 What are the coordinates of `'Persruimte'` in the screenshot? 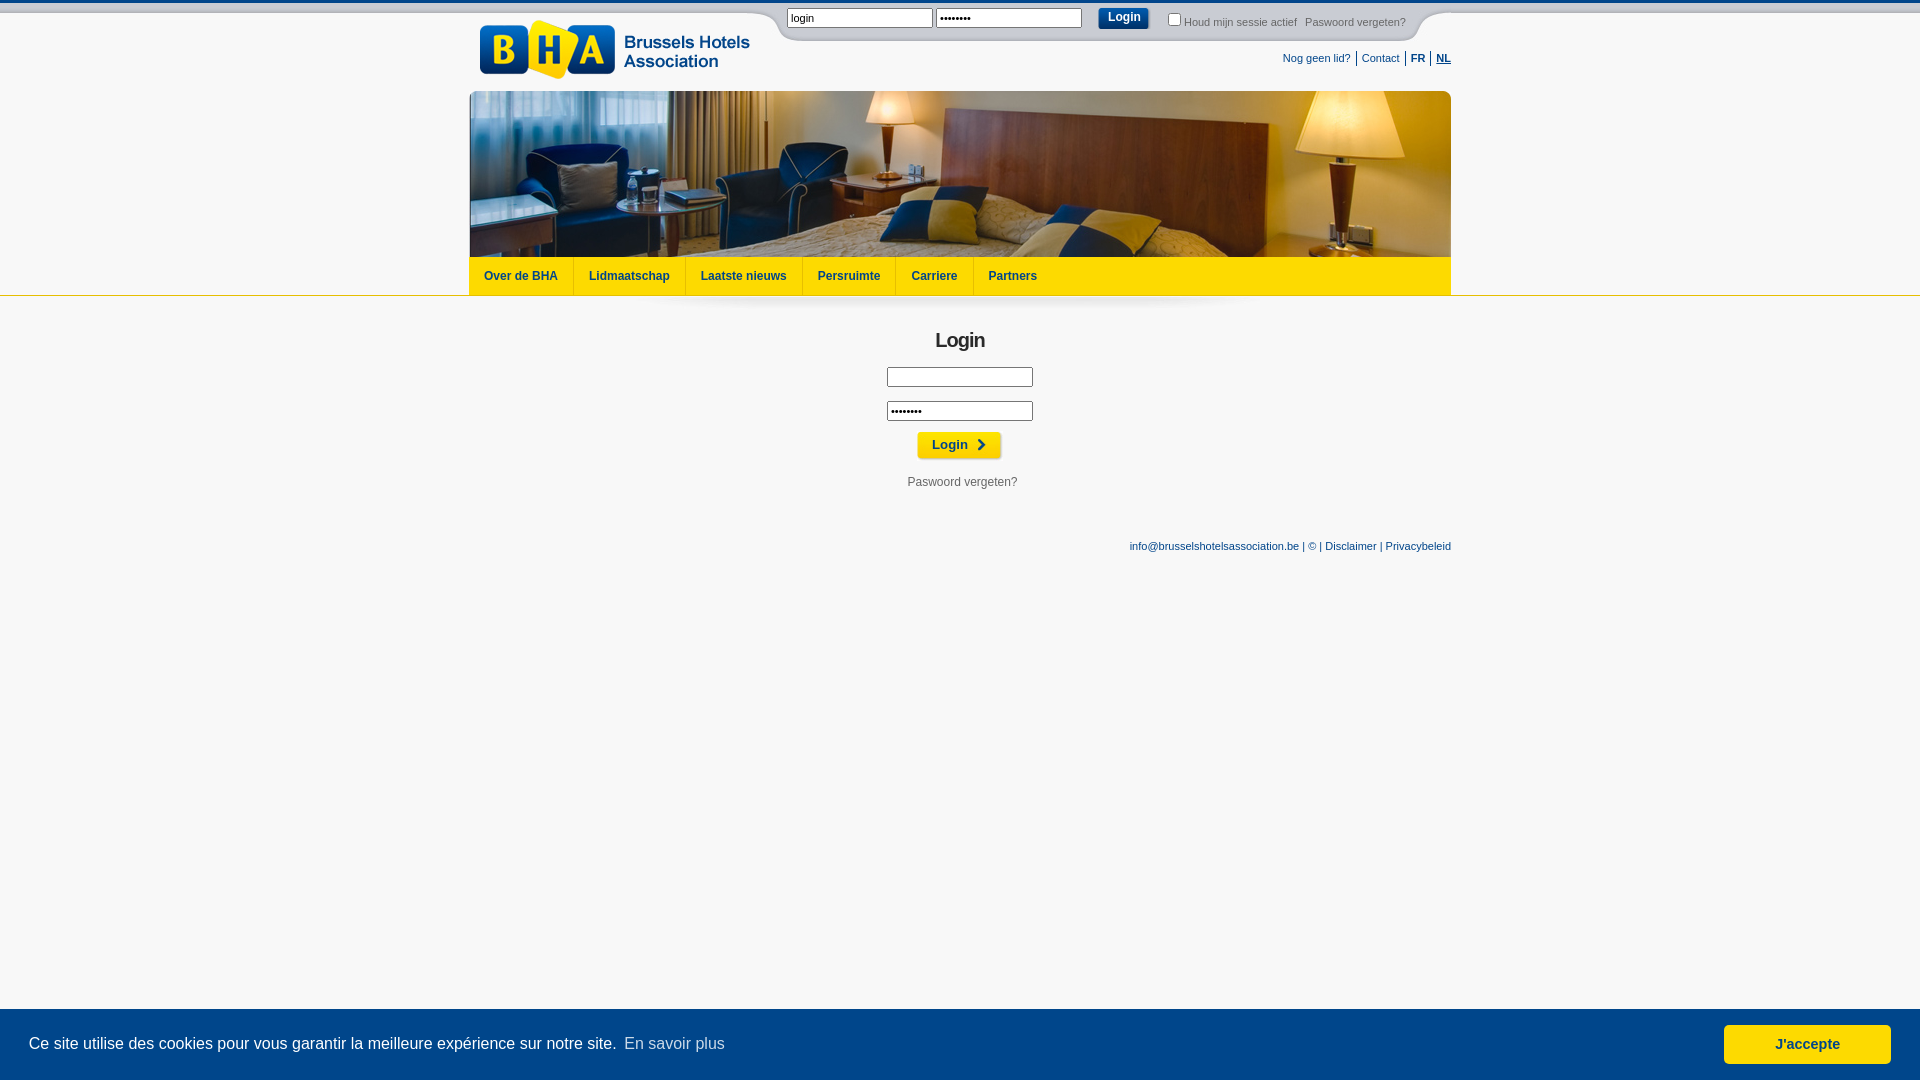 It's located at (801, 276).